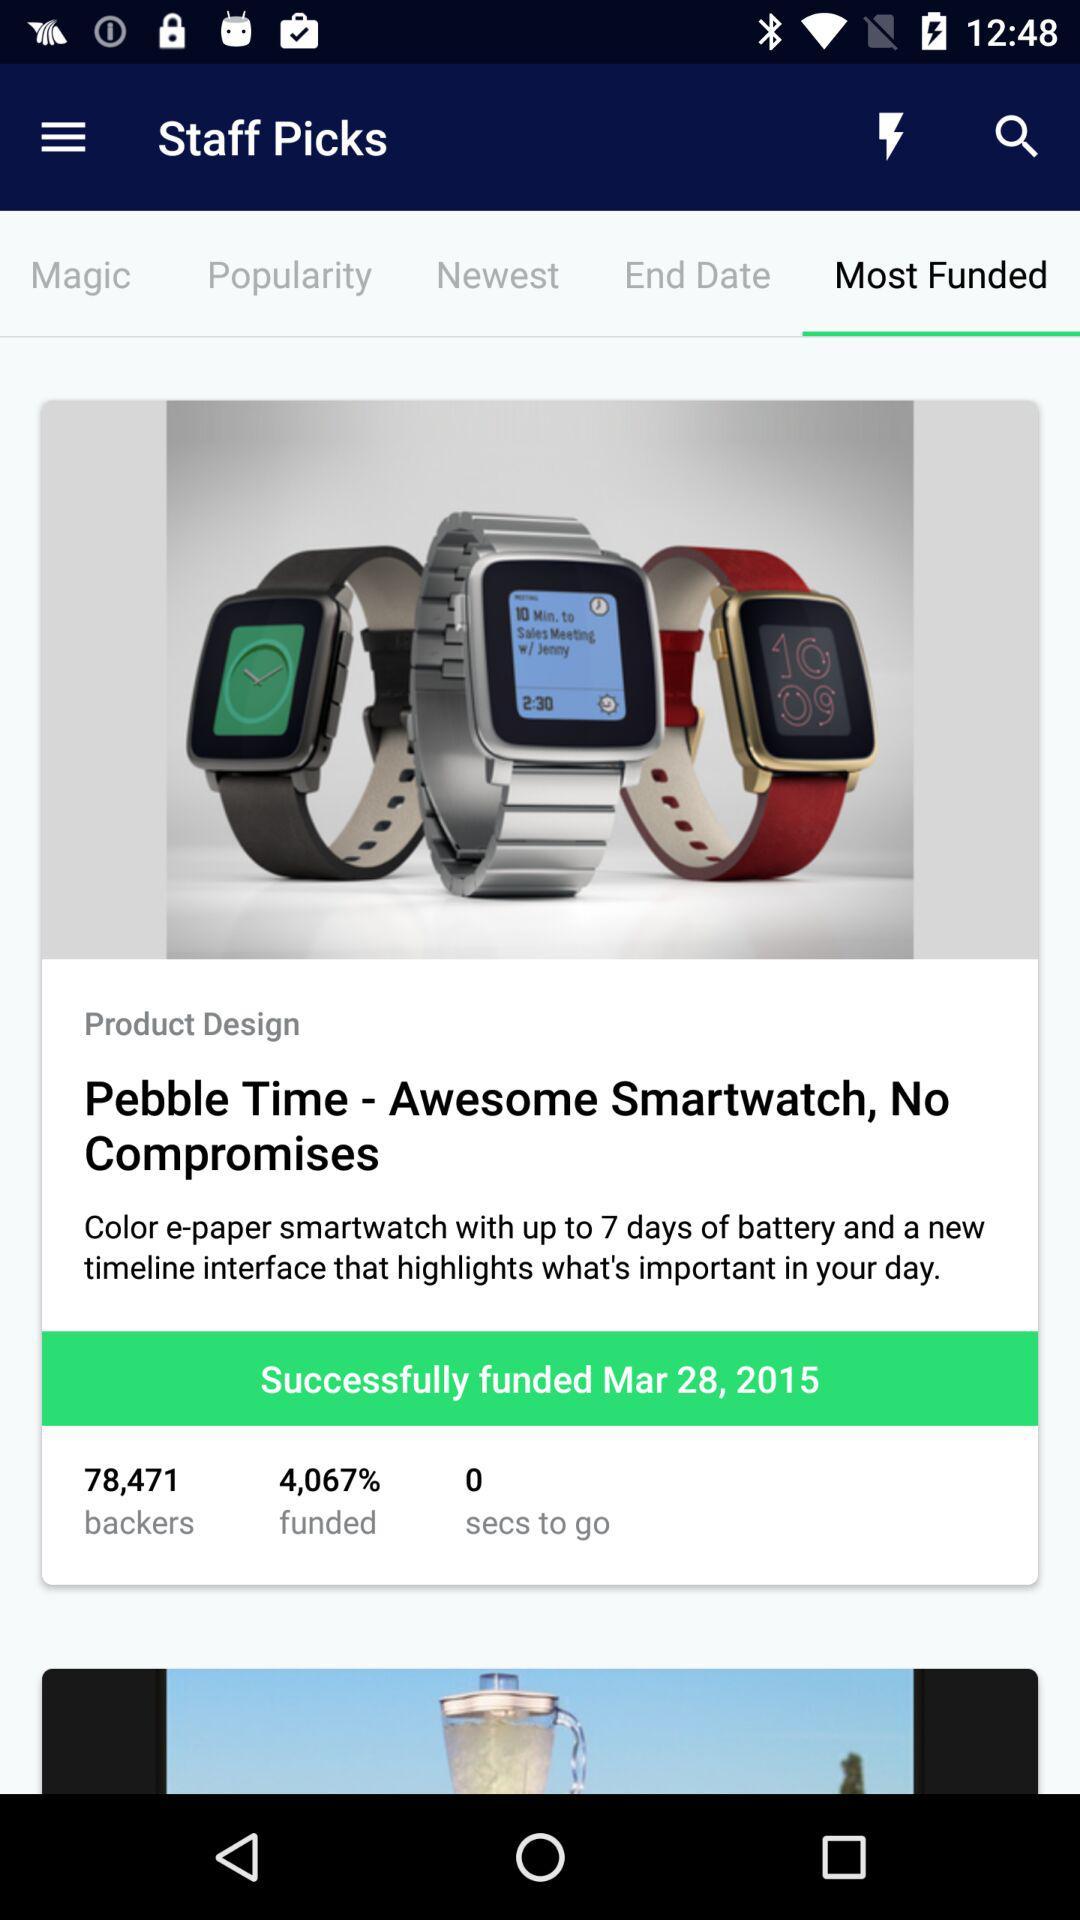 This screenshot has width=1080, height=1920. I want to click on icon next to staff picks icon, so click(890, 136).